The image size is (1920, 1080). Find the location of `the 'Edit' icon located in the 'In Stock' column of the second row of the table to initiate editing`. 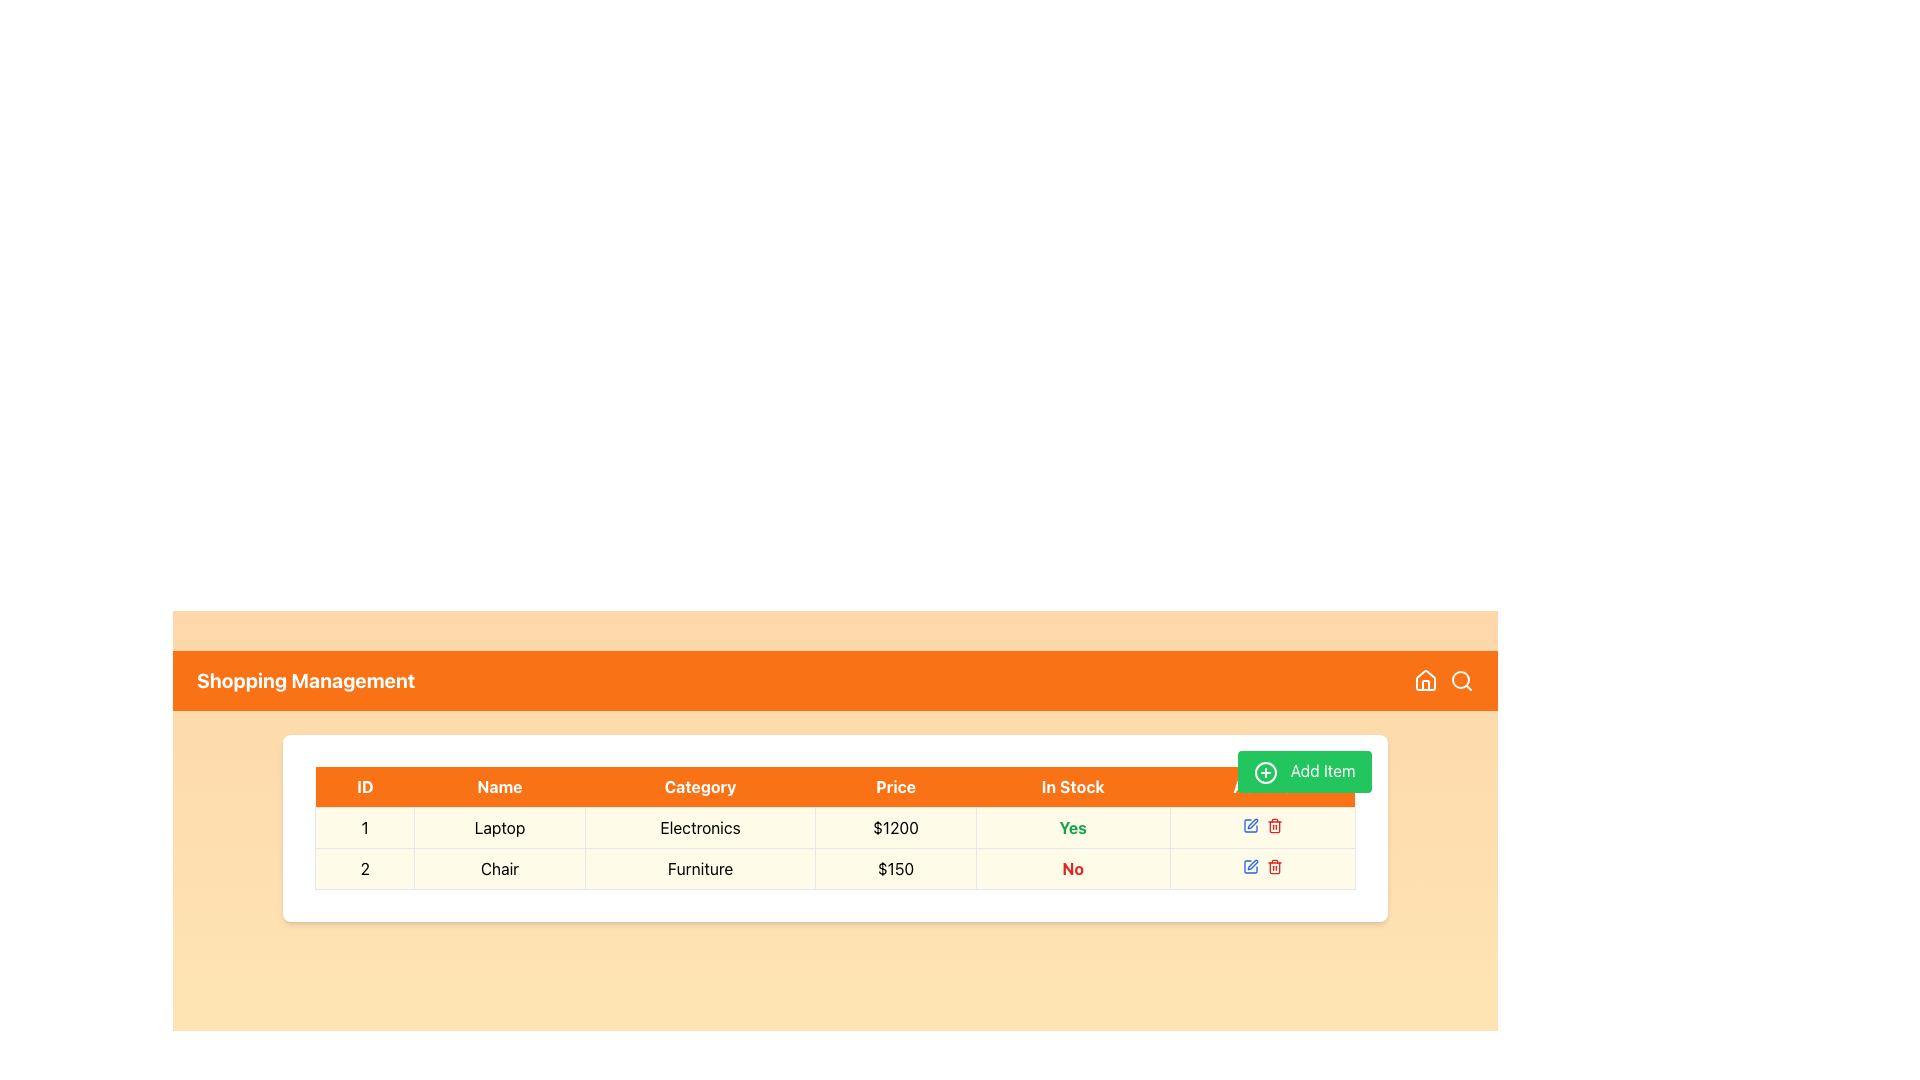

the 'Edit' icon located in the 'In Stock' column of the second row of the table to initiate editing is located at coordinates (1251, 863).